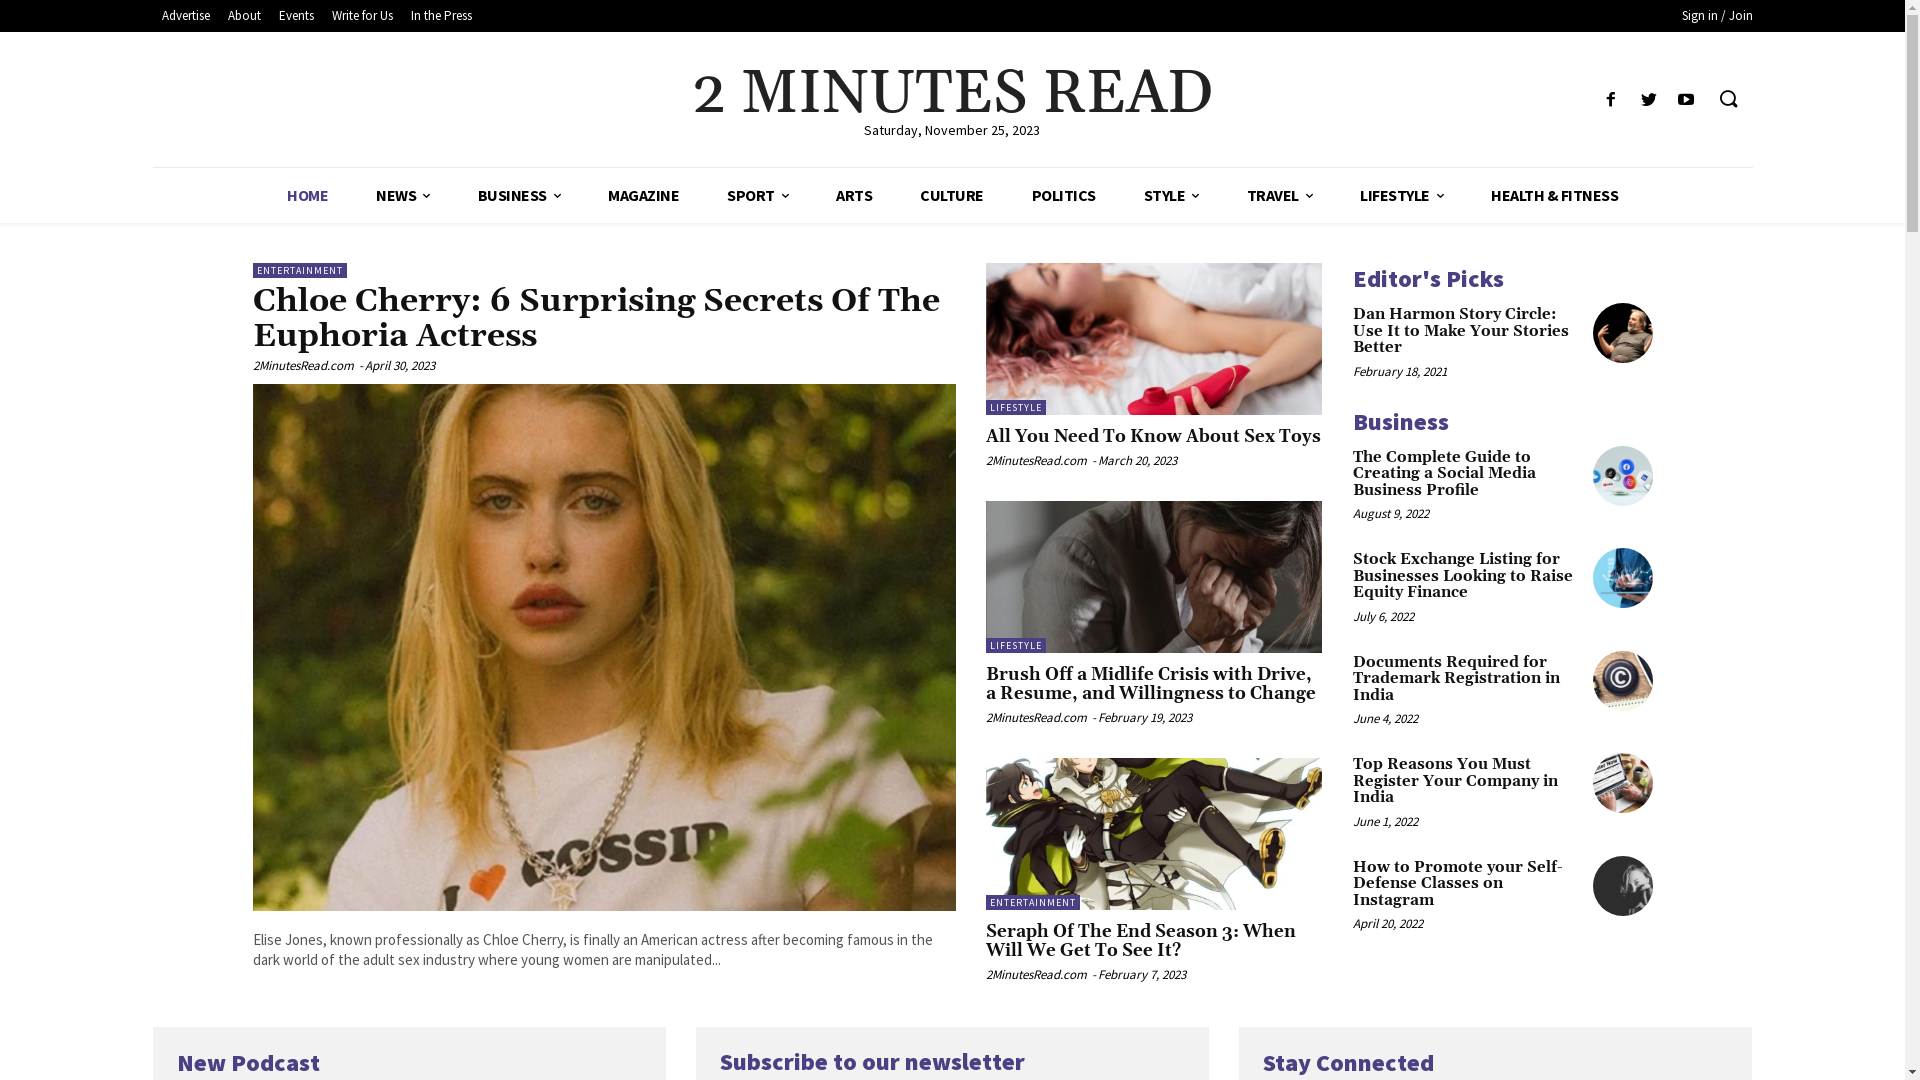 This screenshot has height=1080, width=1920. Describe the element at coordinates (306, 195) in the screenshot. I see `'HOME'` at that location.